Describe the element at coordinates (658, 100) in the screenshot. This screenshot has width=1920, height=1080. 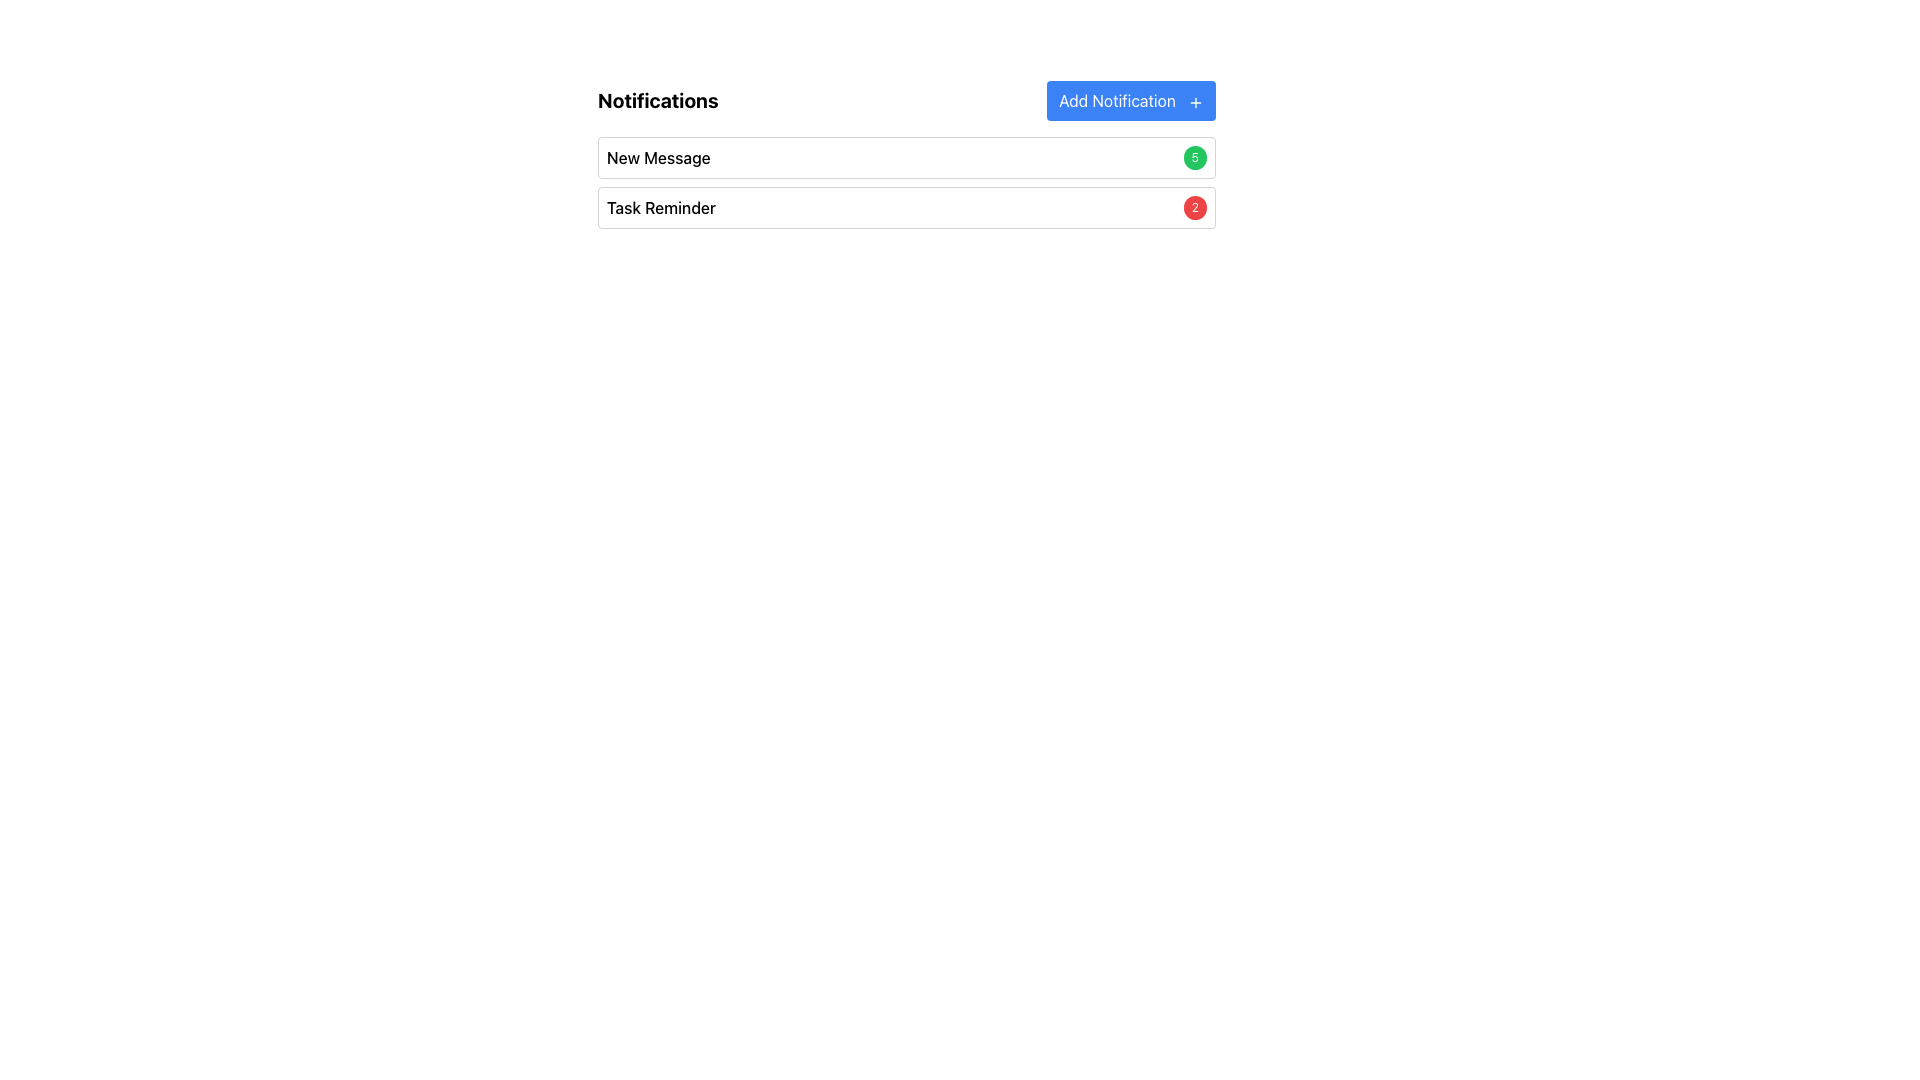
I see `the text label that serves as a heading for the notifications section, located in the upper-left section of the interface, above the 'Add Notification' button` at that location.